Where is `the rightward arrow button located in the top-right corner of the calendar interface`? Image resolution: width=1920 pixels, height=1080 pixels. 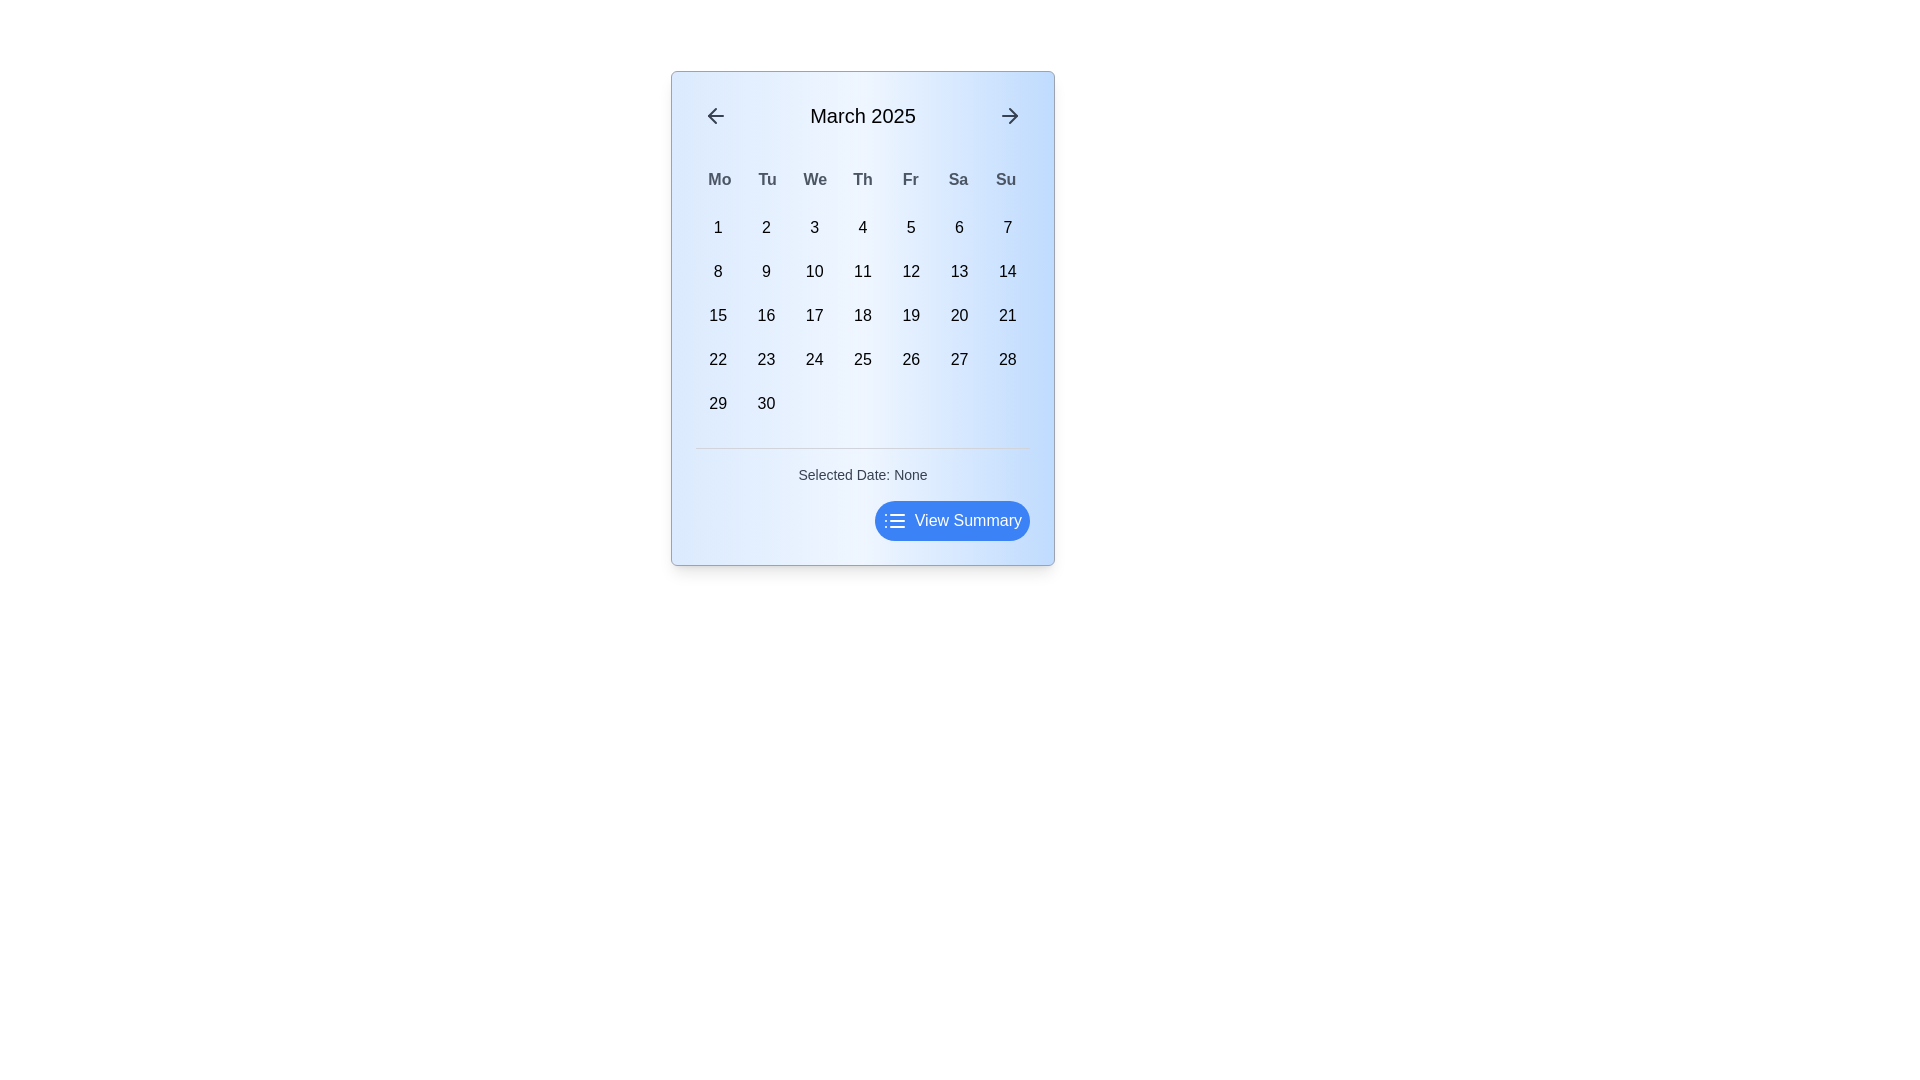 the rightward arrow button located in the top-right corner of the calendar interface is located at coordinates (1009, 115).